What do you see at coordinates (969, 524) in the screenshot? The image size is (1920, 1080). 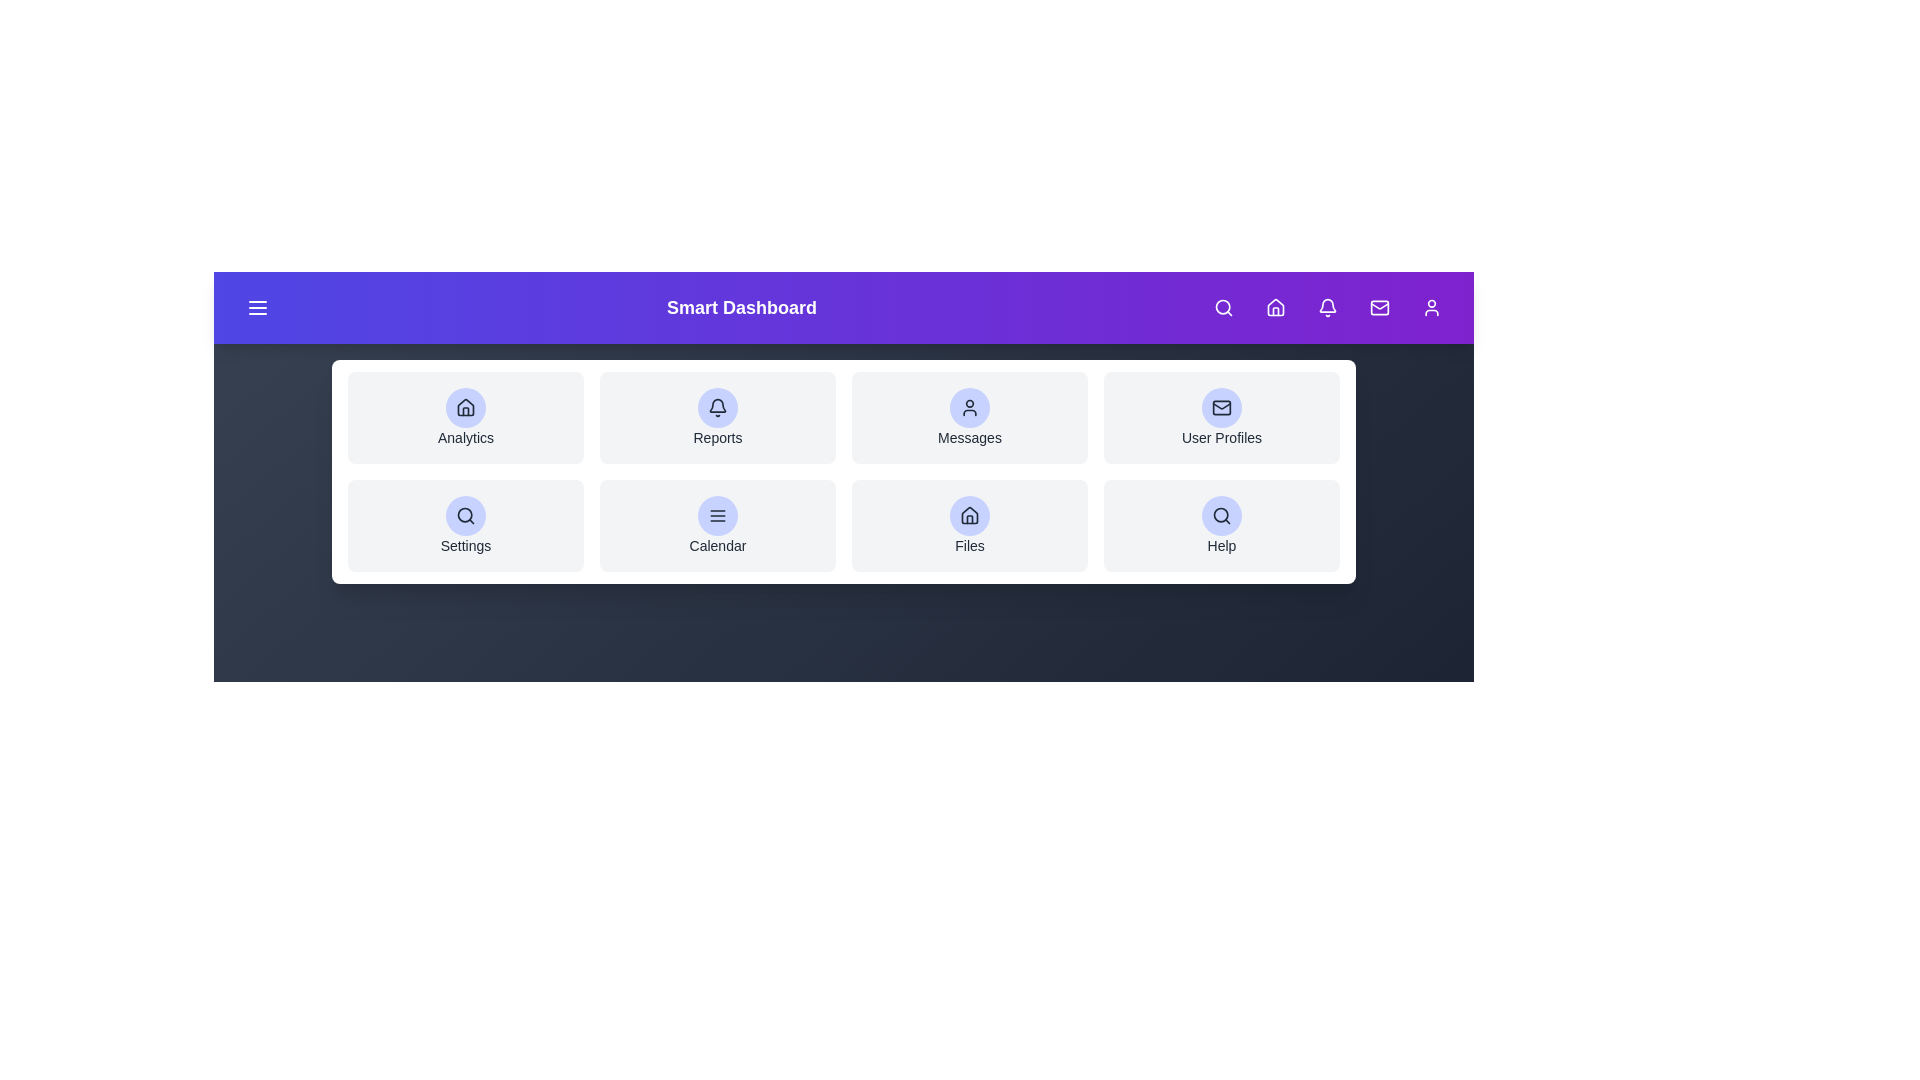 I see `the element labeled Files to observe its hover effect` at bounding box center [969, 524].